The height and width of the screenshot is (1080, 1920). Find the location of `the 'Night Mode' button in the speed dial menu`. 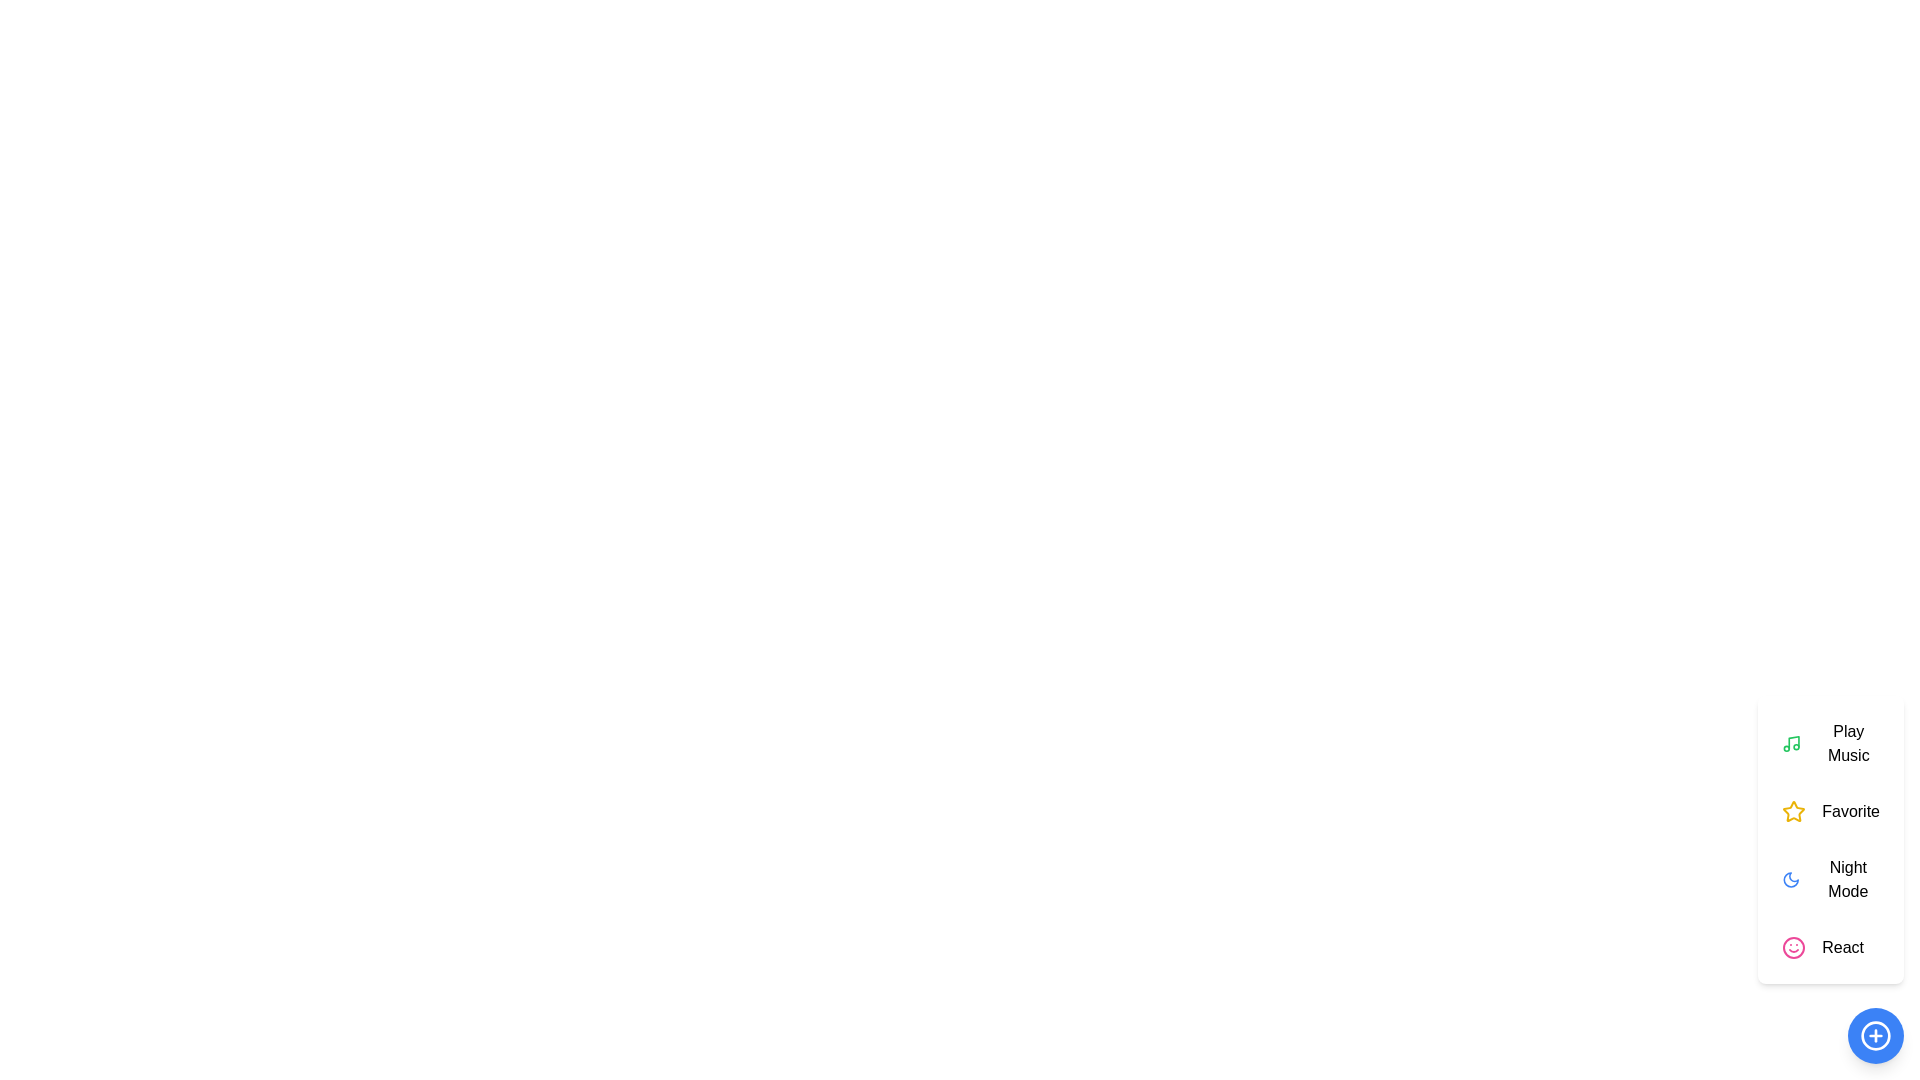

the 'Night Mode' button in the speed dial menu is located at coordinates (1830, 878).